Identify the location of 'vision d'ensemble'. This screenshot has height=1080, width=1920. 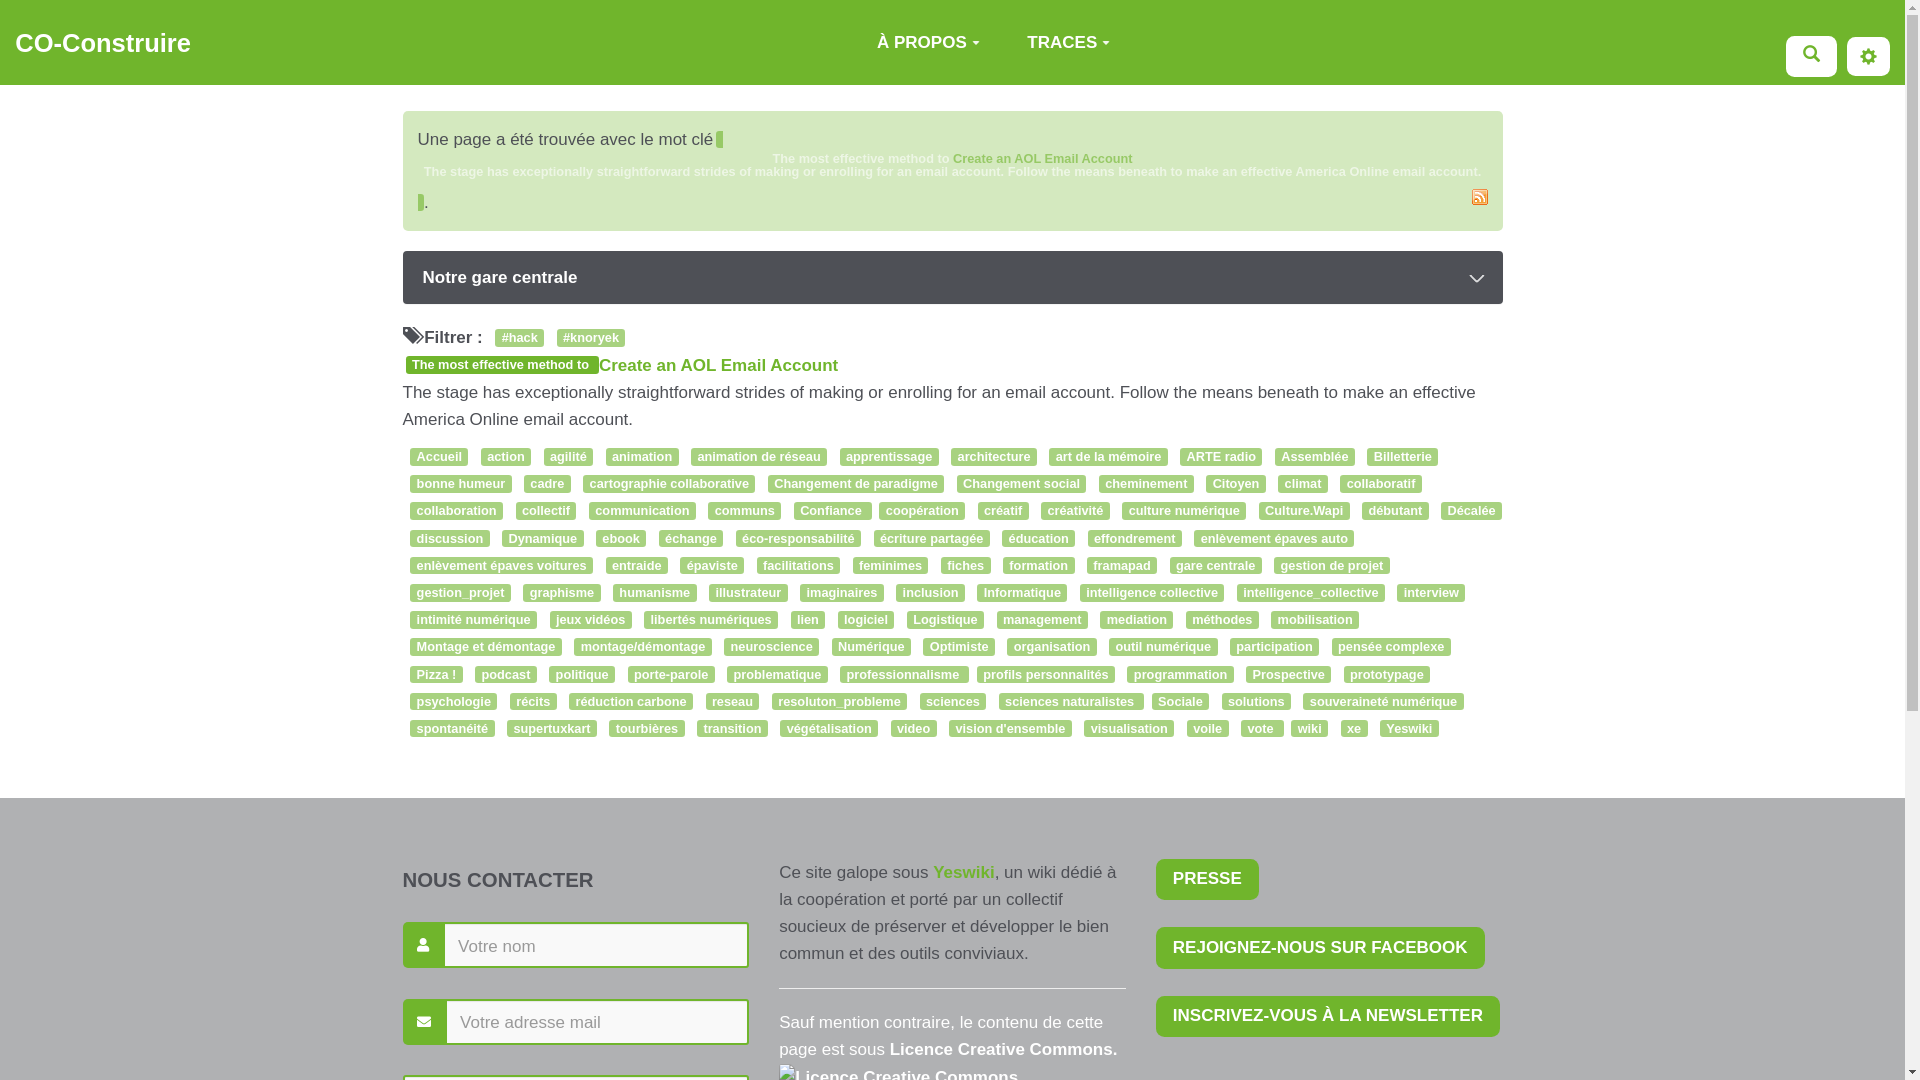
(1010, 729).